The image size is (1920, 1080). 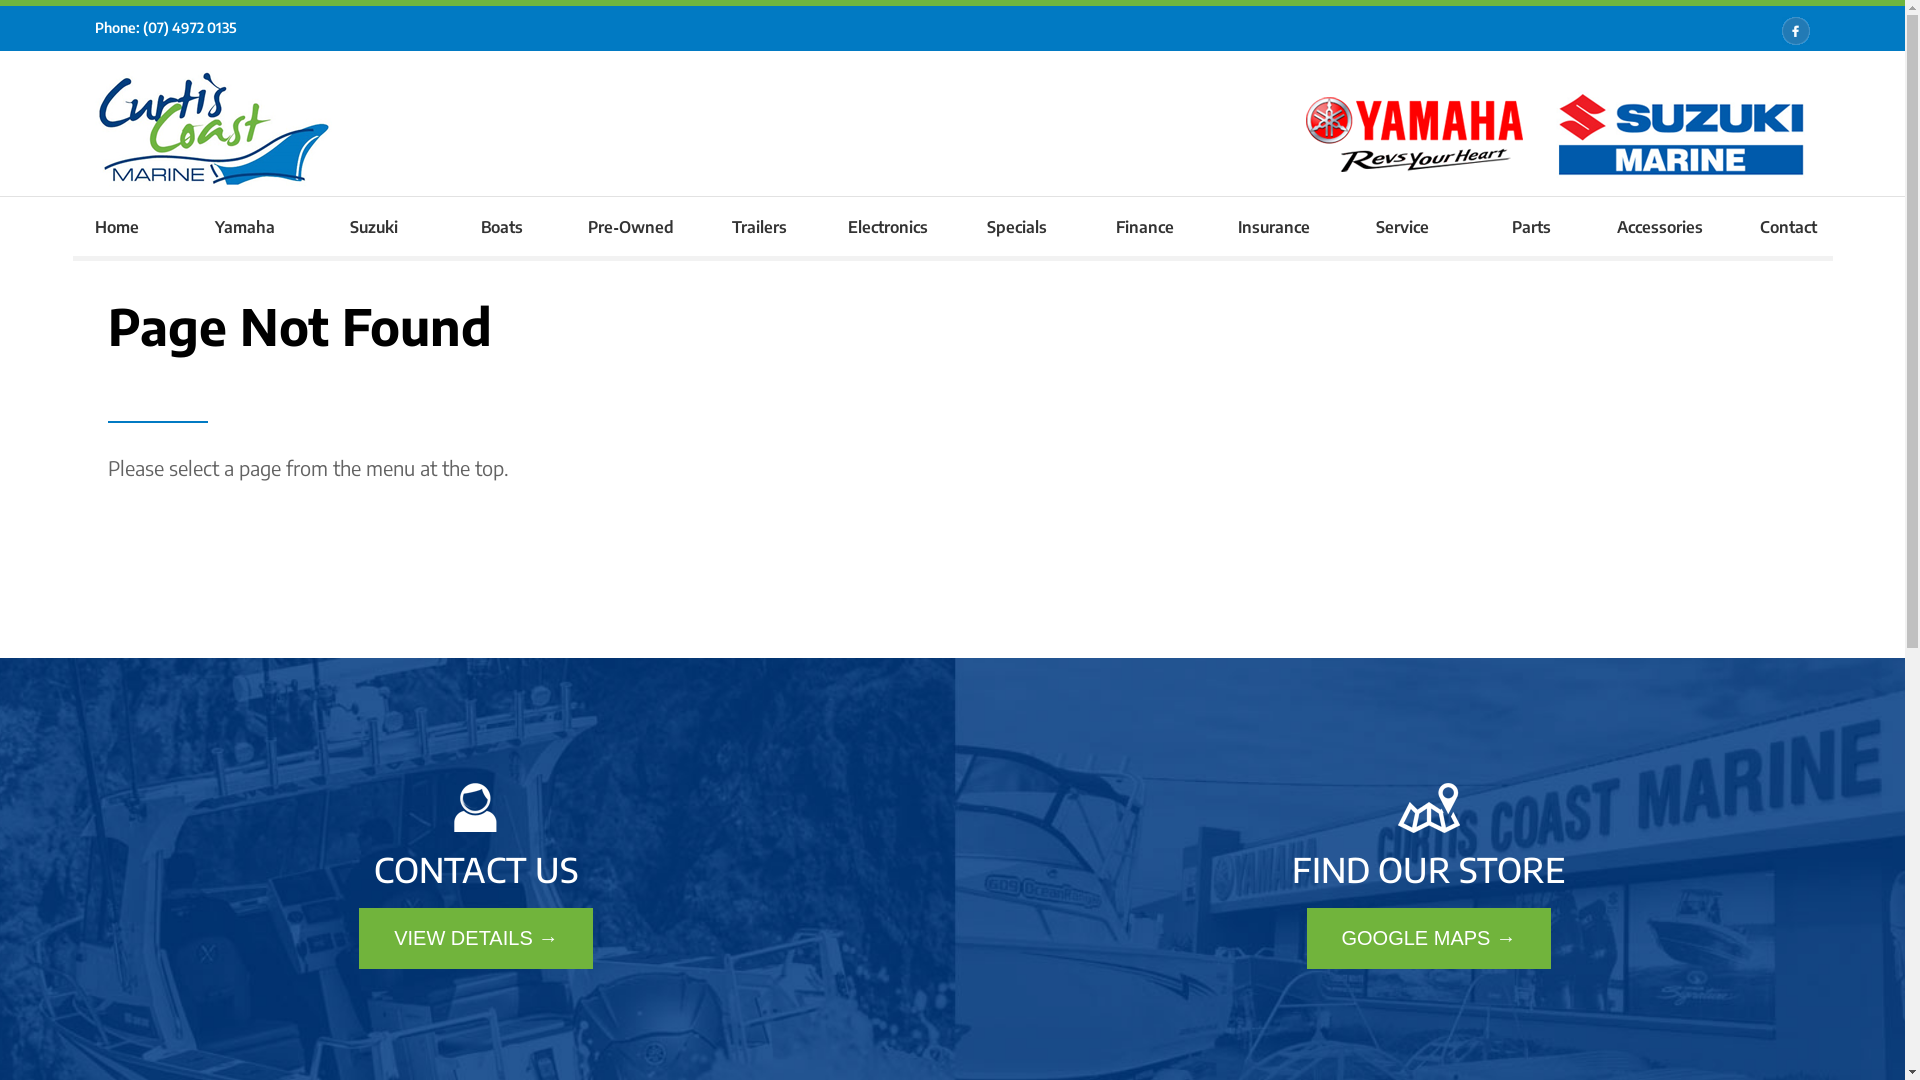 I want to click on 'Accessories', so click(x=1659, y=225).